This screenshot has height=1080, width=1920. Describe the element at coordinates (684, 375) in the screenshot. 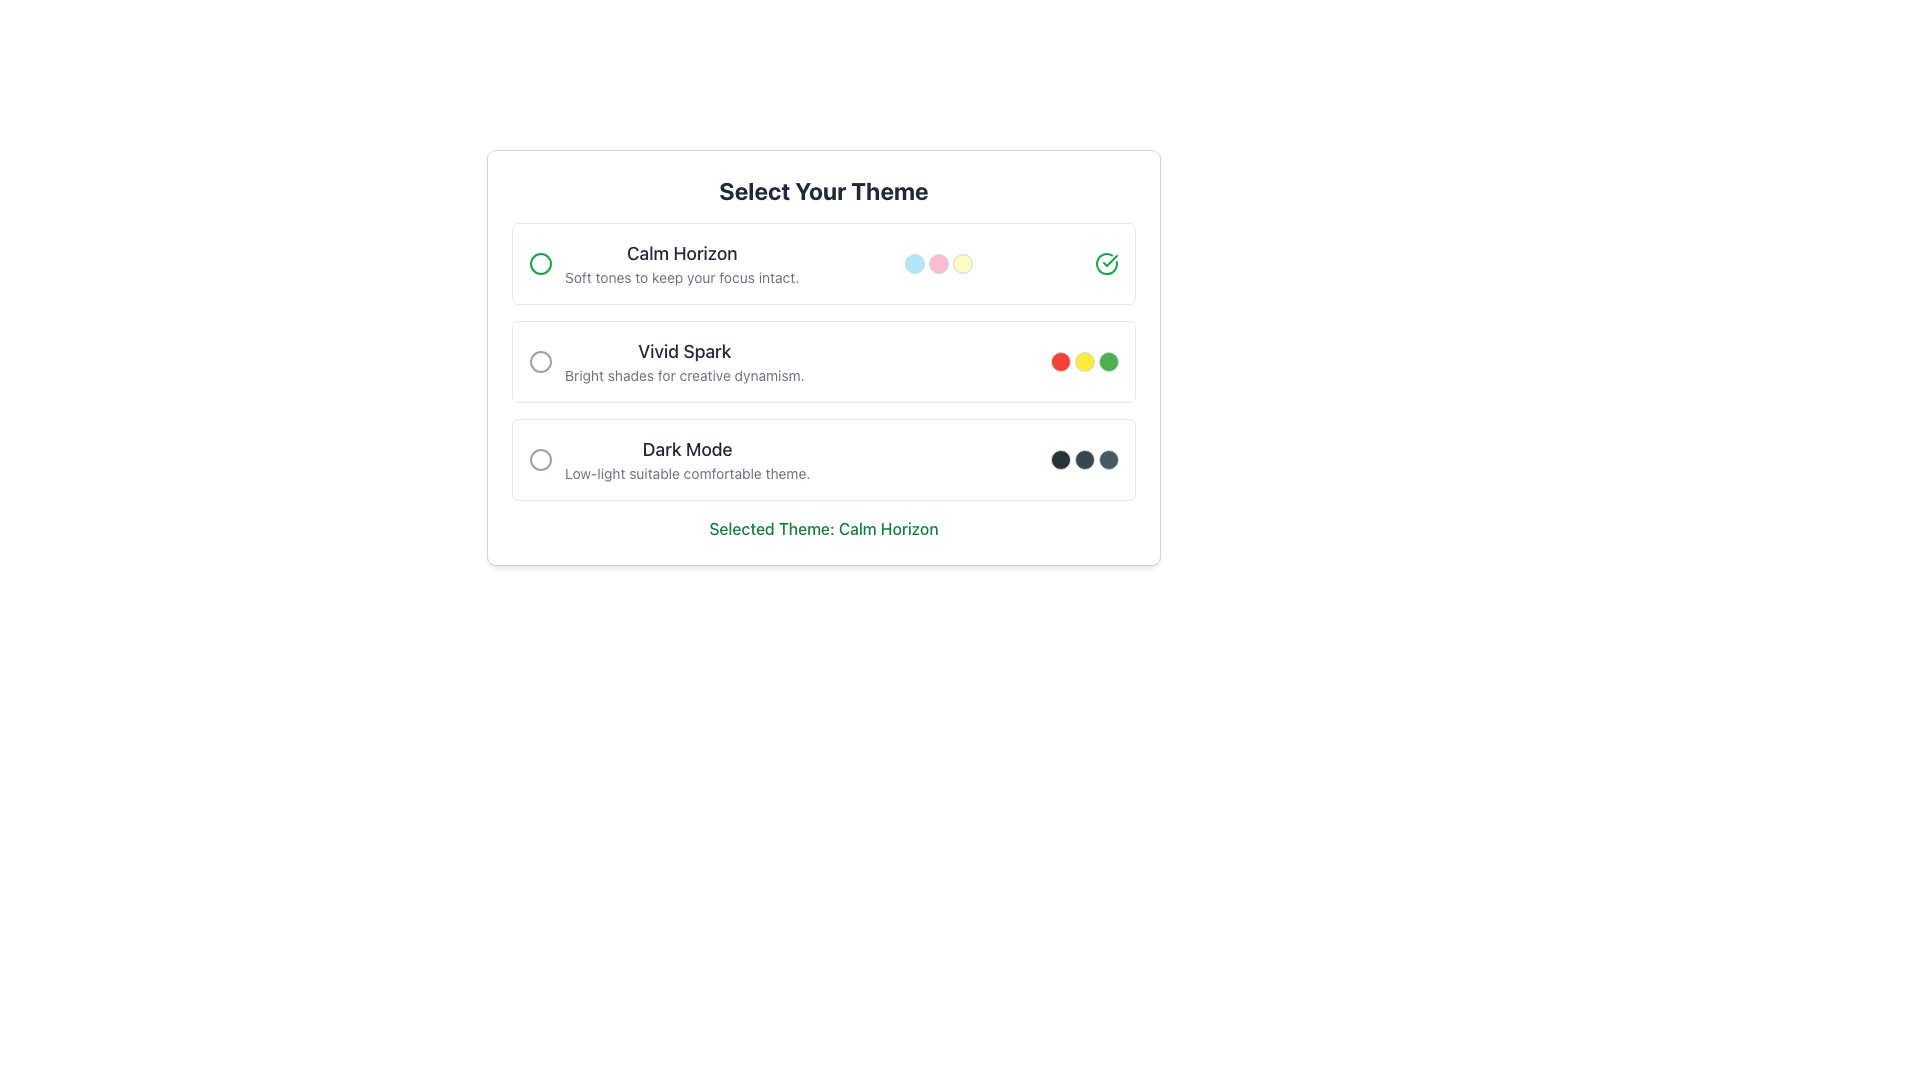

I see `the text label that reads 'Bright shades for creative dynamism.' which is styled in small, gray, sans-serif font and located below the title 'Vivid Spark' in the theme selection panel` at that location.